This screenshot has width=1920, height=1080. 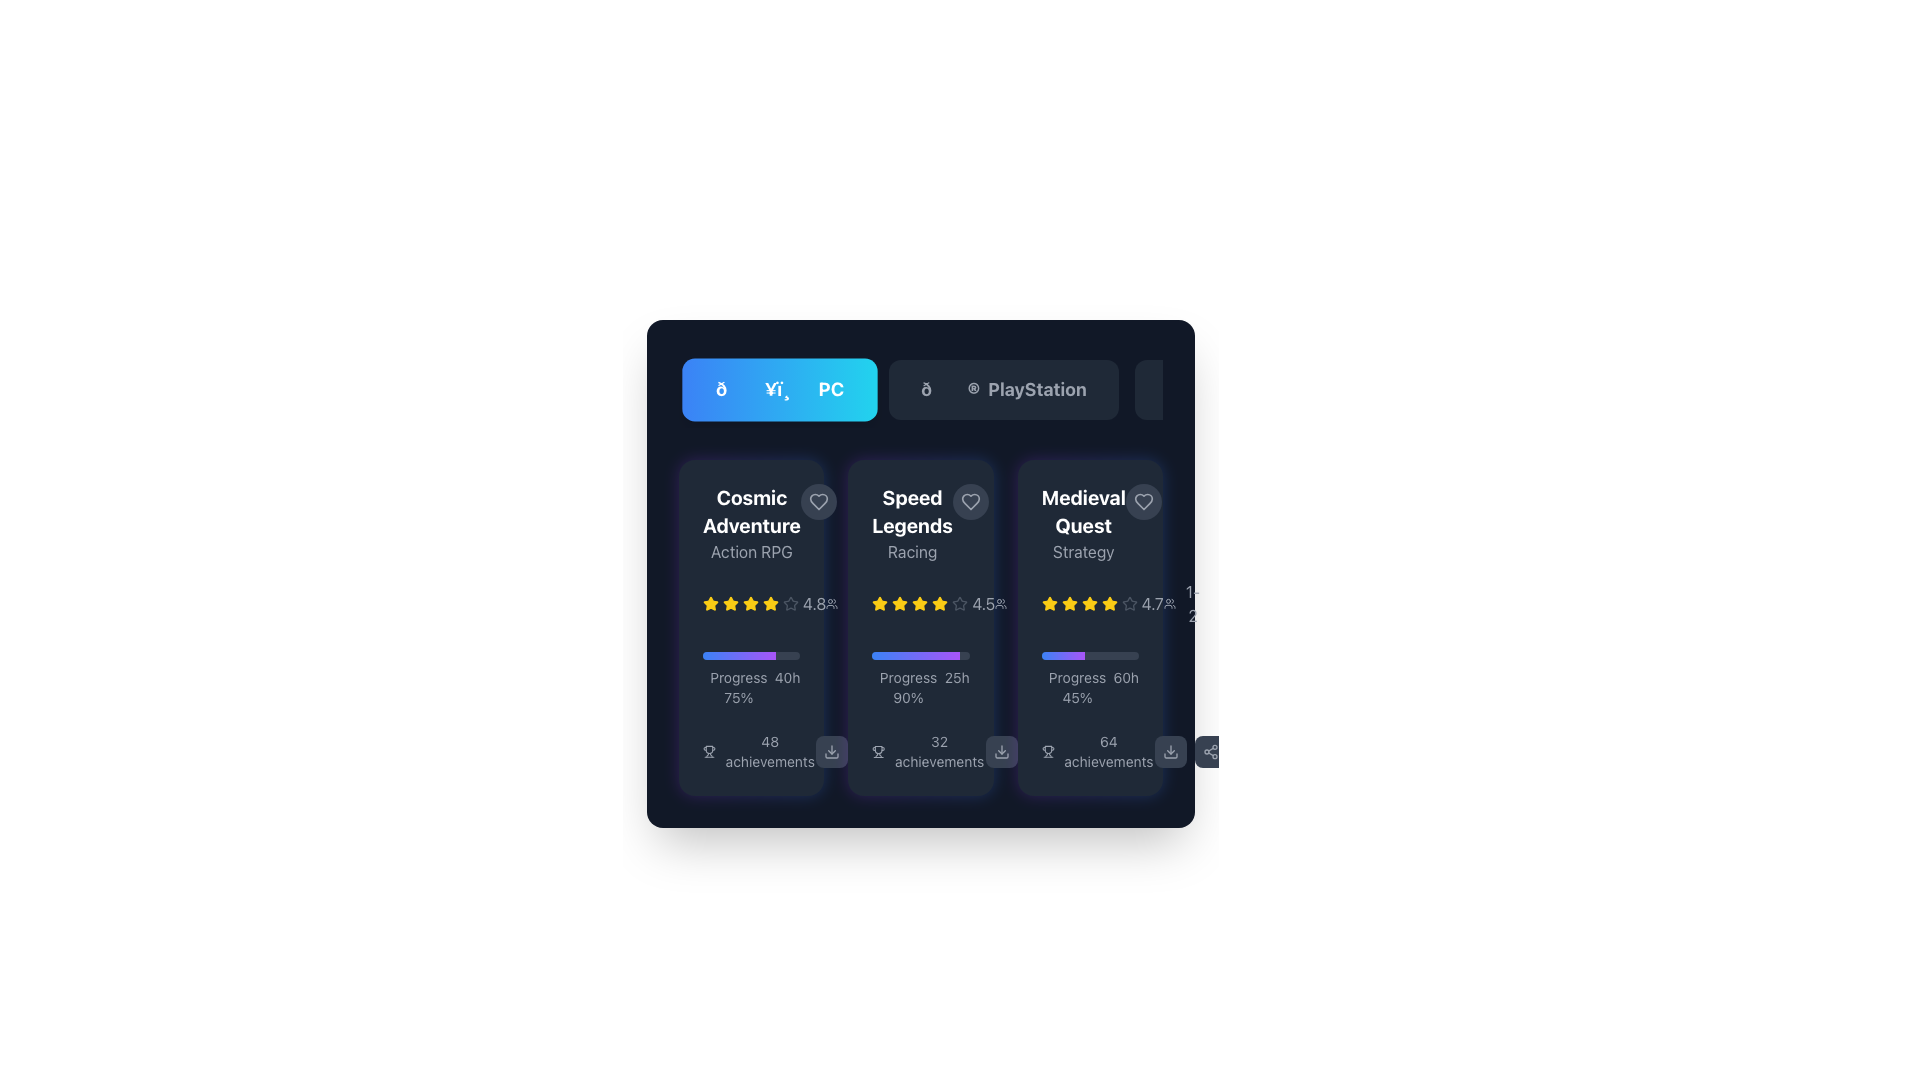 I want to click on the fifth star icon in the rating system for the 'Speed Legends' game, located inside the second card of the game list, so click(x=939, y=603).